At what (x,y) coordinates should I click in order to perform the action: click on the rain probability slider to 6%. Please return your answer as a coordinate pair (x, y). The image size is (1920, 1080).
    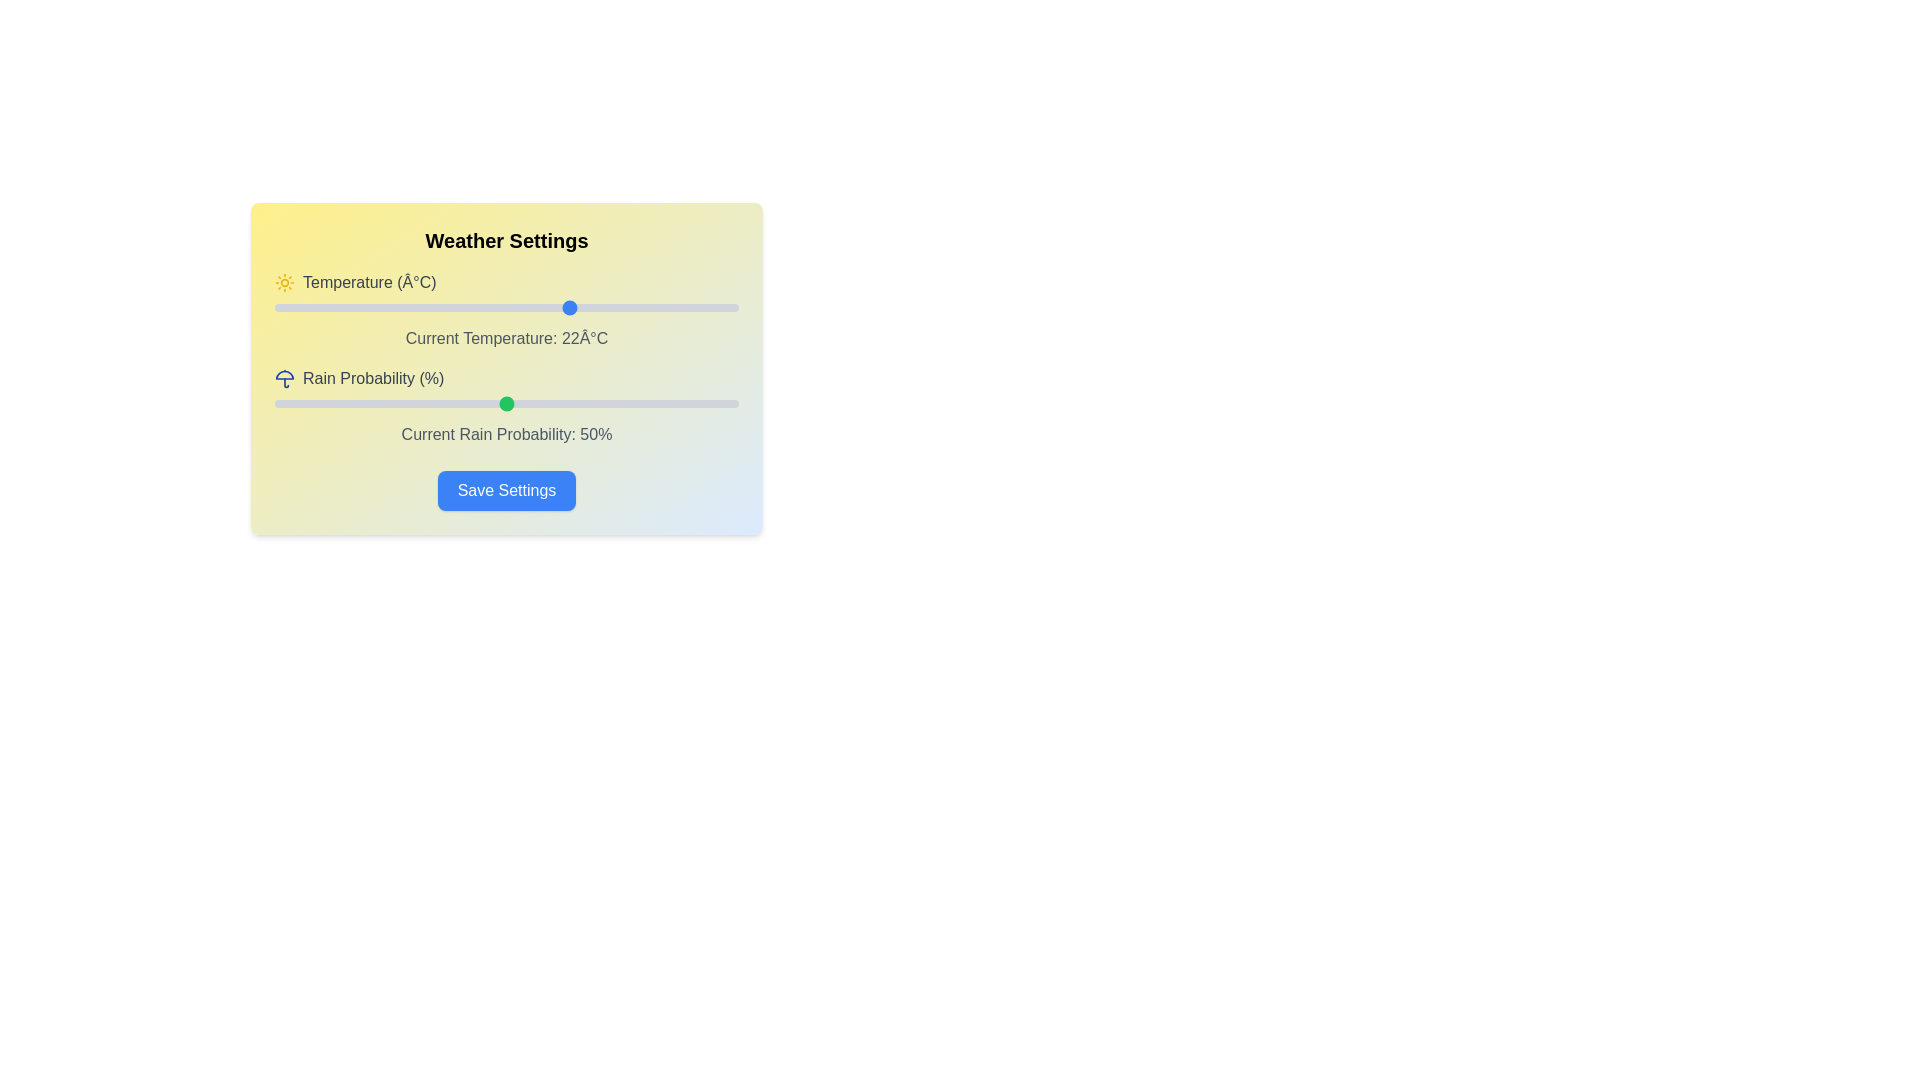
    Looking at the image, I should click on (301, 404).